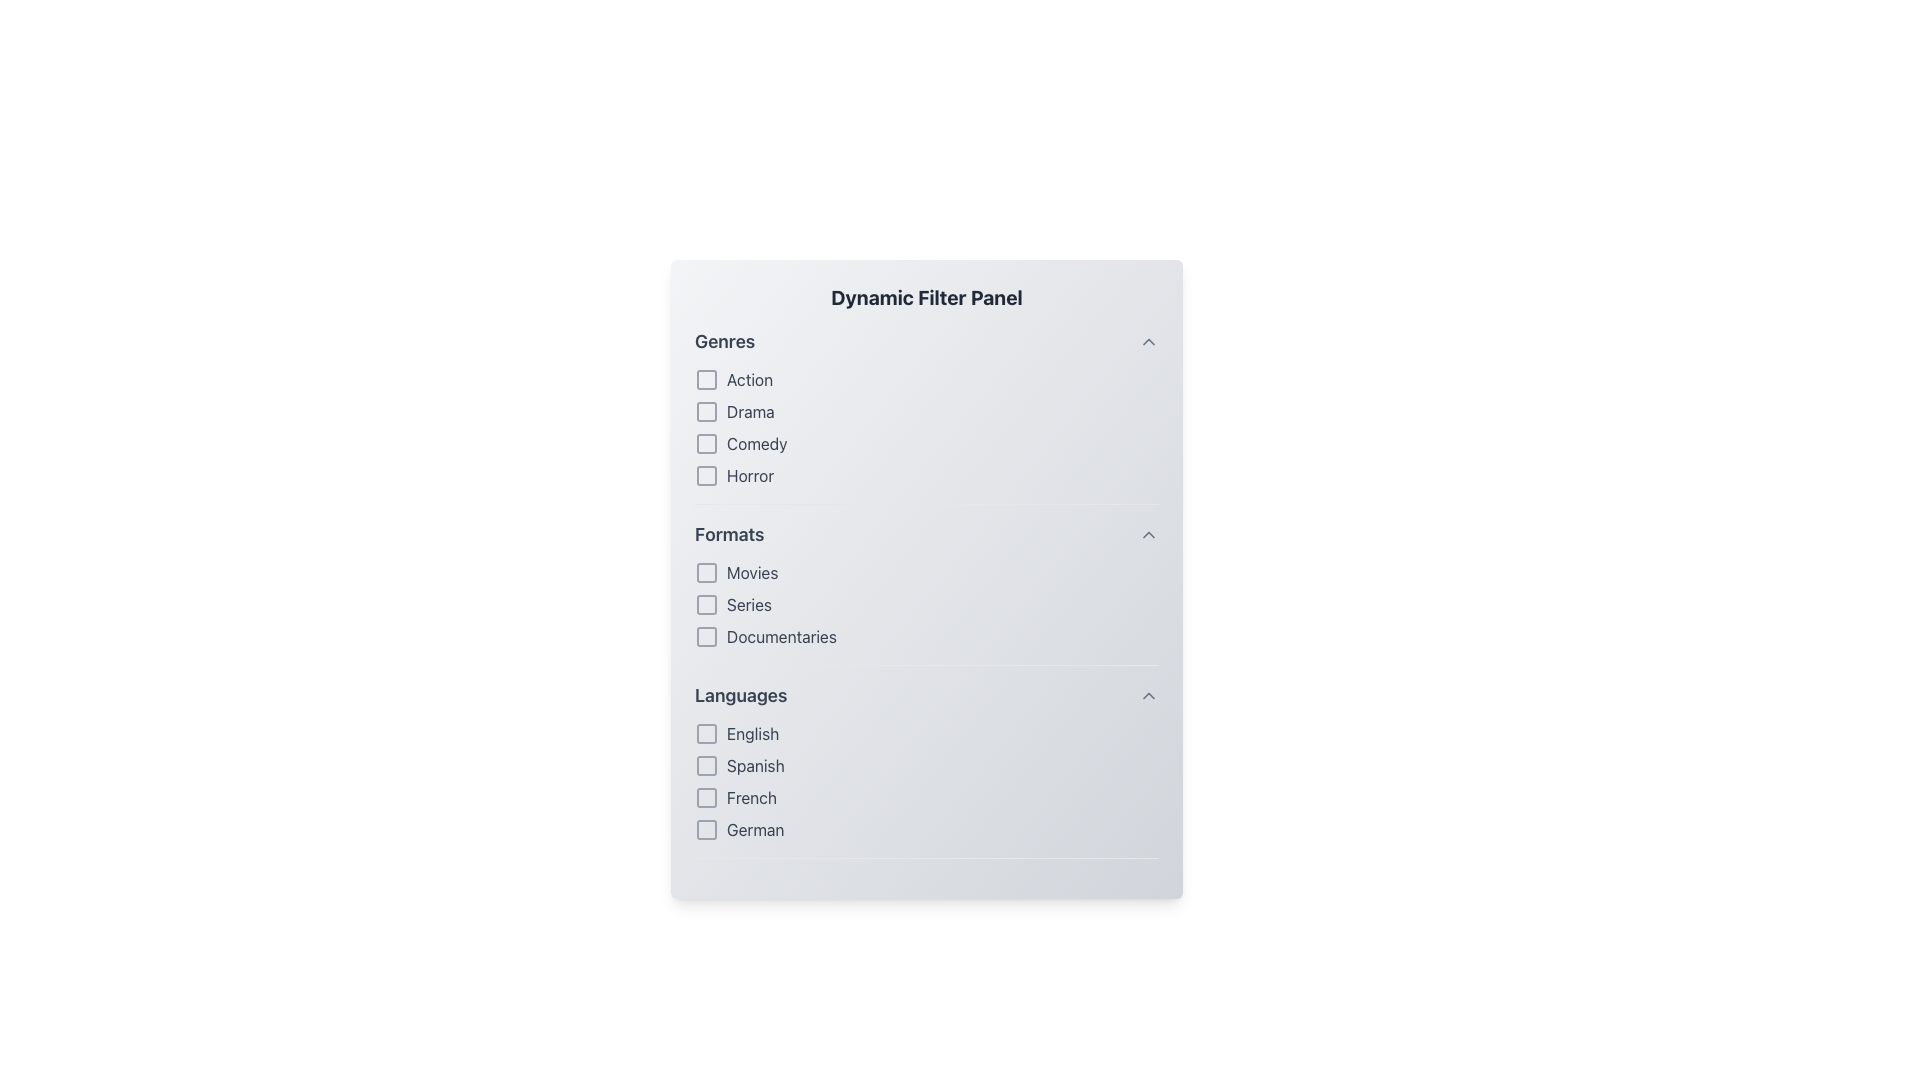 The width and height of the screenshot is (1920, 1080). I want to click on the third checkbox in the 'Languages' section, so click(706, 797).